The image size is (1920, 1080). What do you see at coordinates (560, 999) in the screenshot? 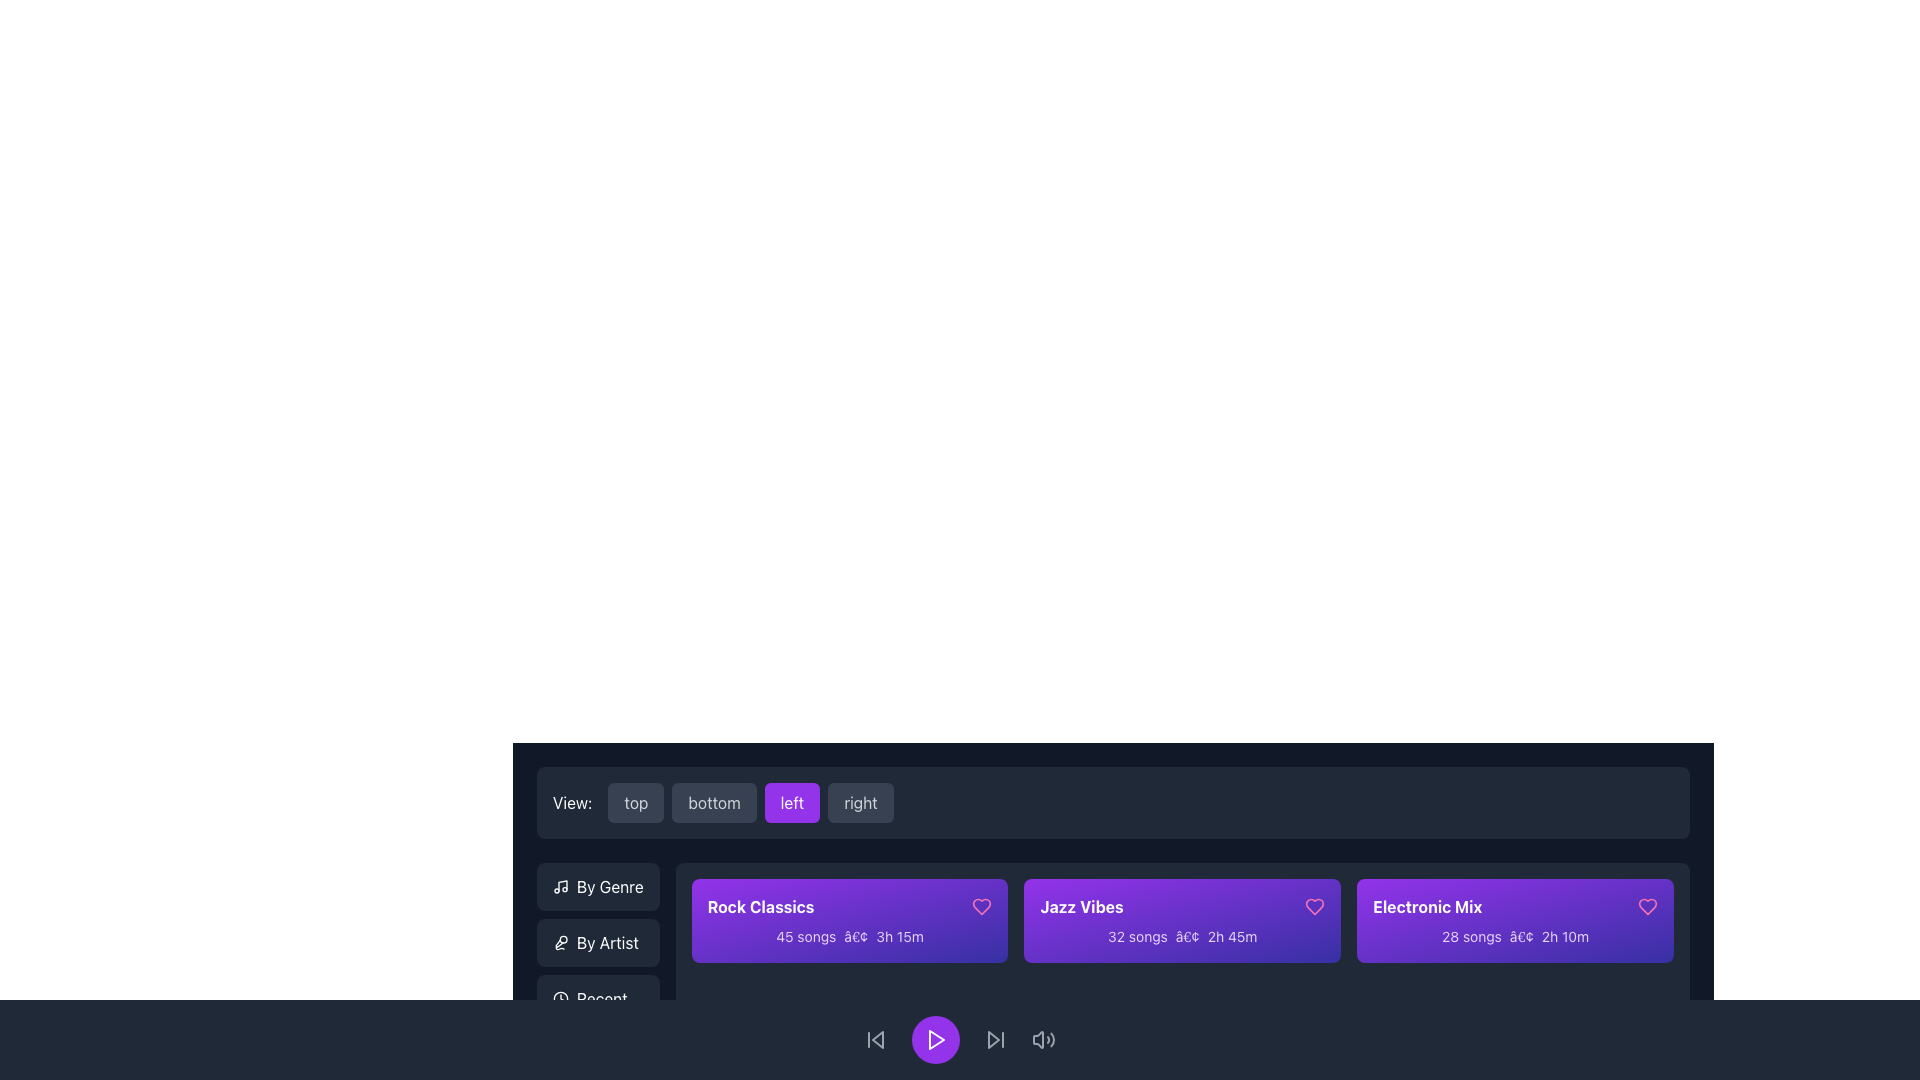
I see `the clock icon located immediately to the left of the 'Recent' text in the lower-left corner of the interface` at bounding box center [560, 999].